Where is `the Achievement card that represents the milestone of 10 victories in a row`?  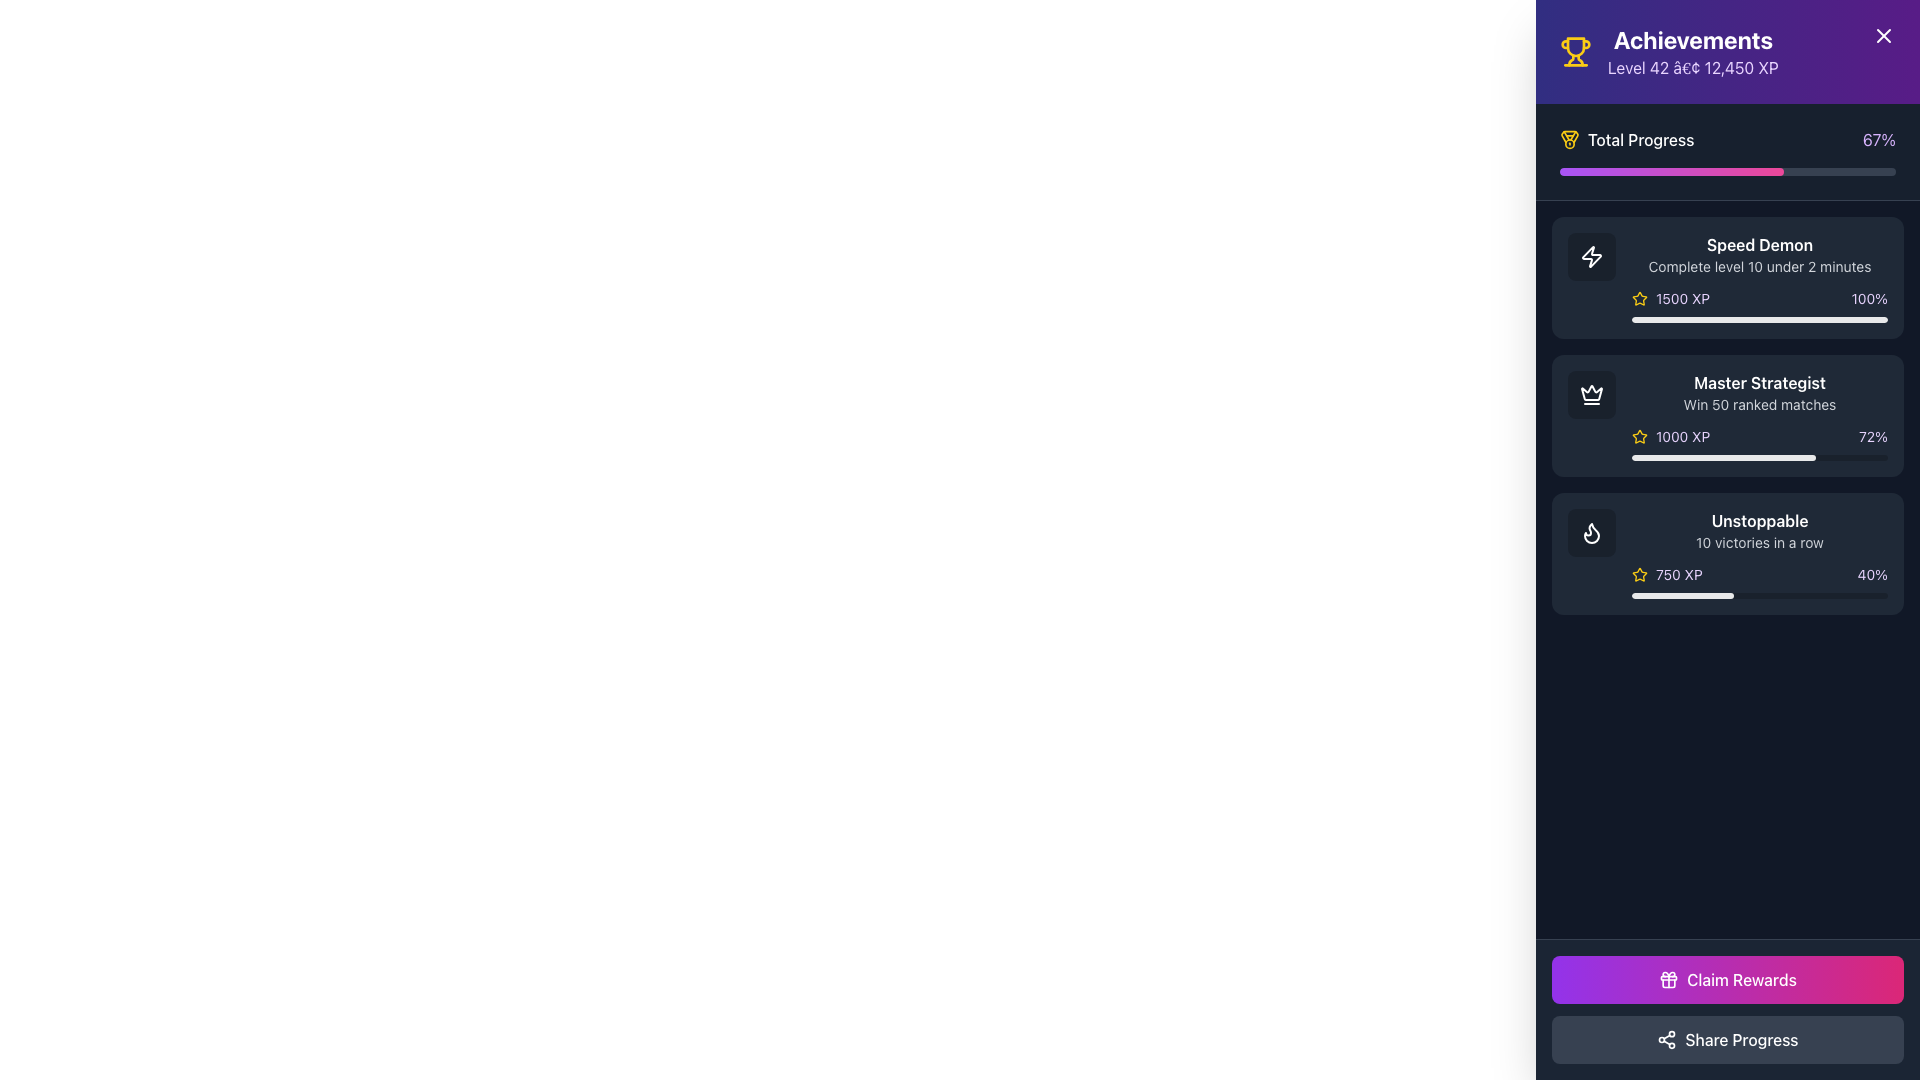
the Achievement card that represents the milestone of 10 victories in a row is located at coordinates (1727, 554).